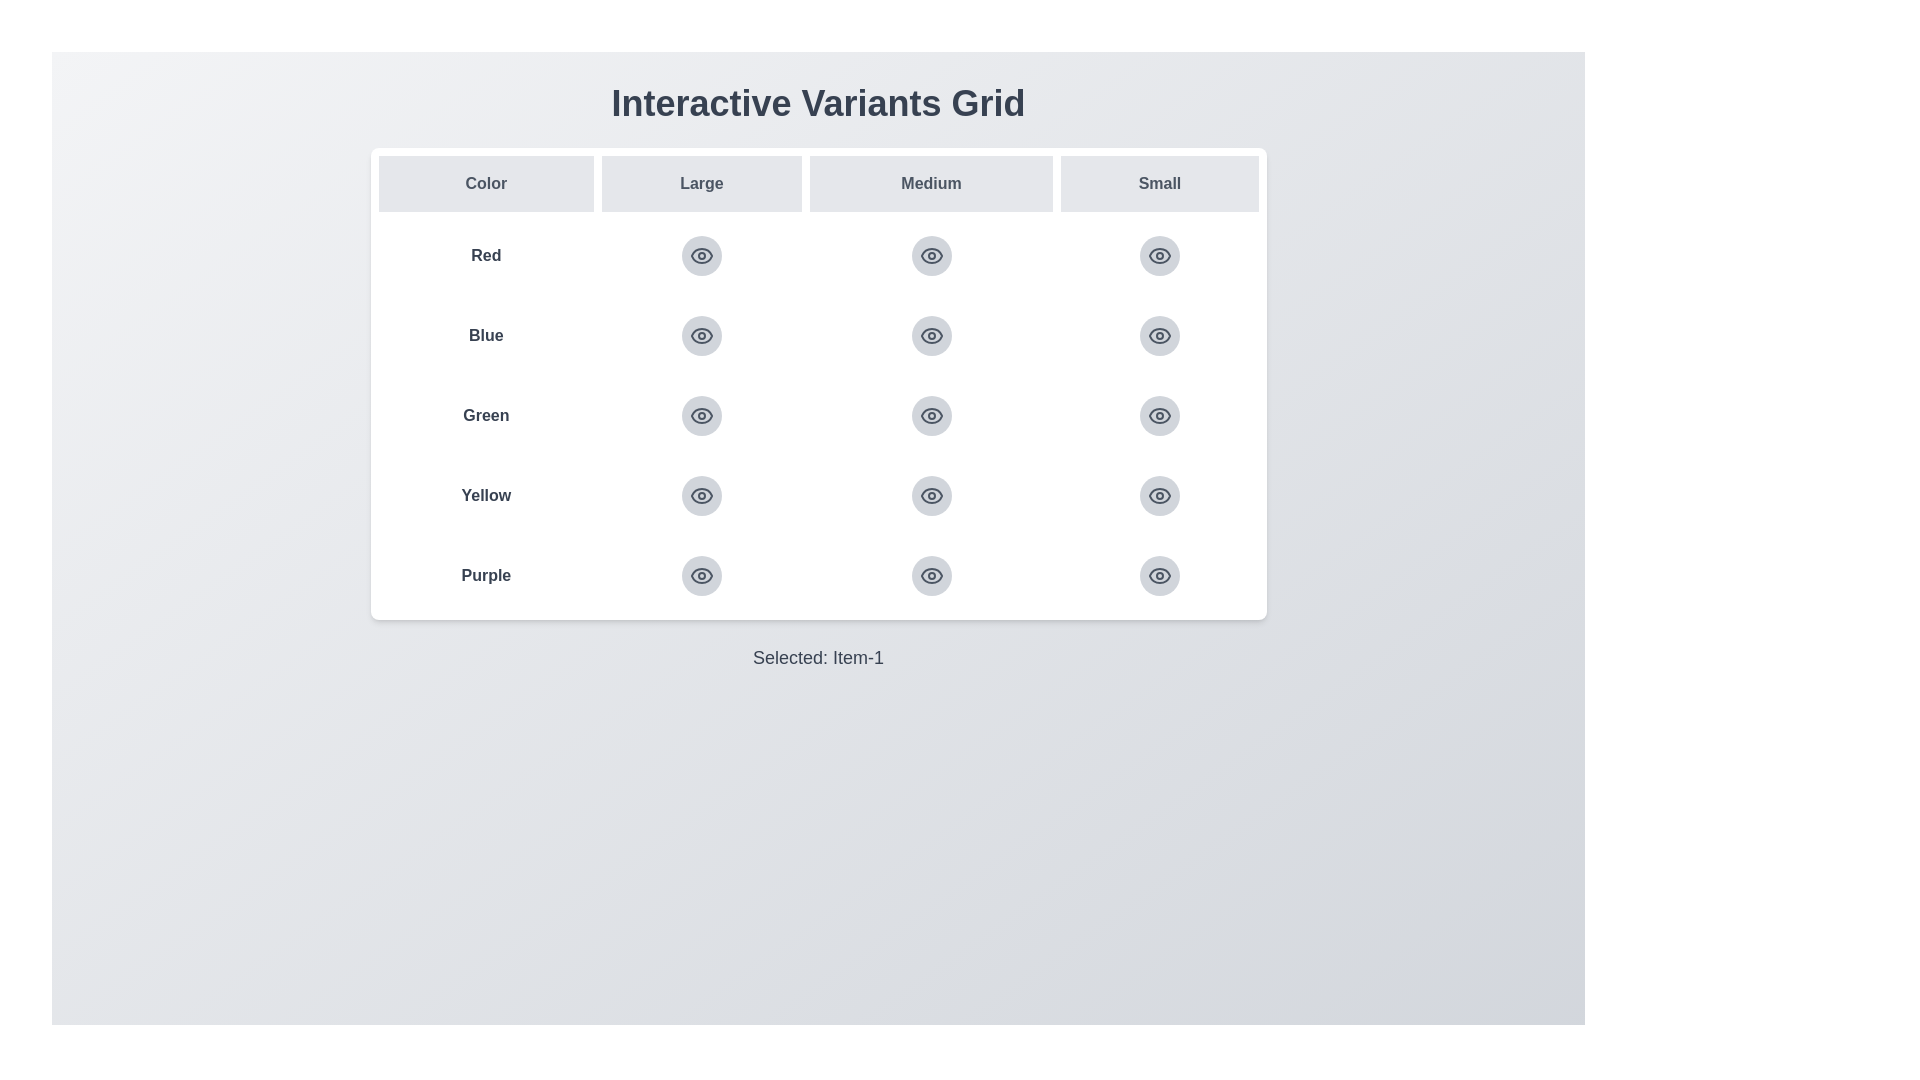 Image resolution: width=1920 pixels, height=1080 pixels. What do you see at coordinates (701, 575) in the screenshot?
I see `the circular icon button with an eye symbol located in the bottom row of the grid under the 'Small' column and 'Purple' row` at bounding box center [701, 575].